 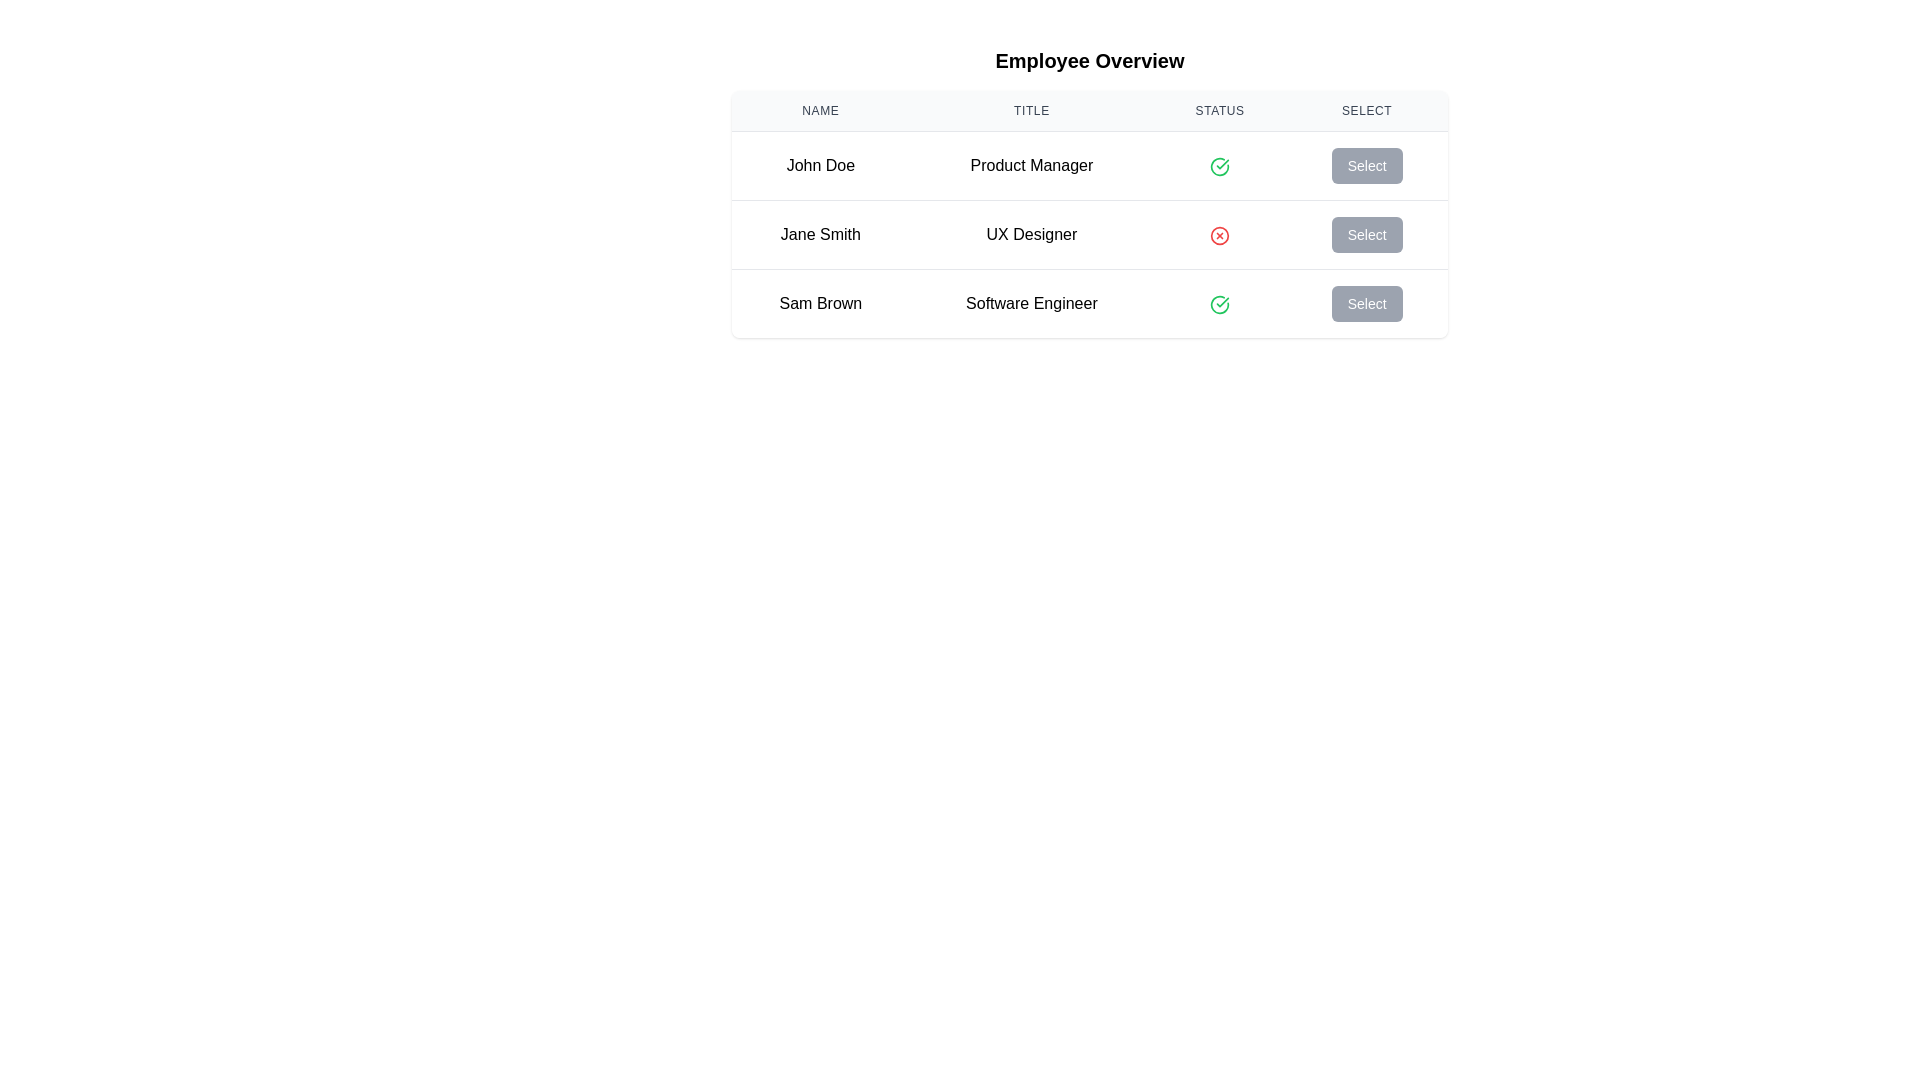 I want to click on the text label that provides the name of an individual, located as the third entry under the 'NAME' column in the table, so click(x=820, y=303).